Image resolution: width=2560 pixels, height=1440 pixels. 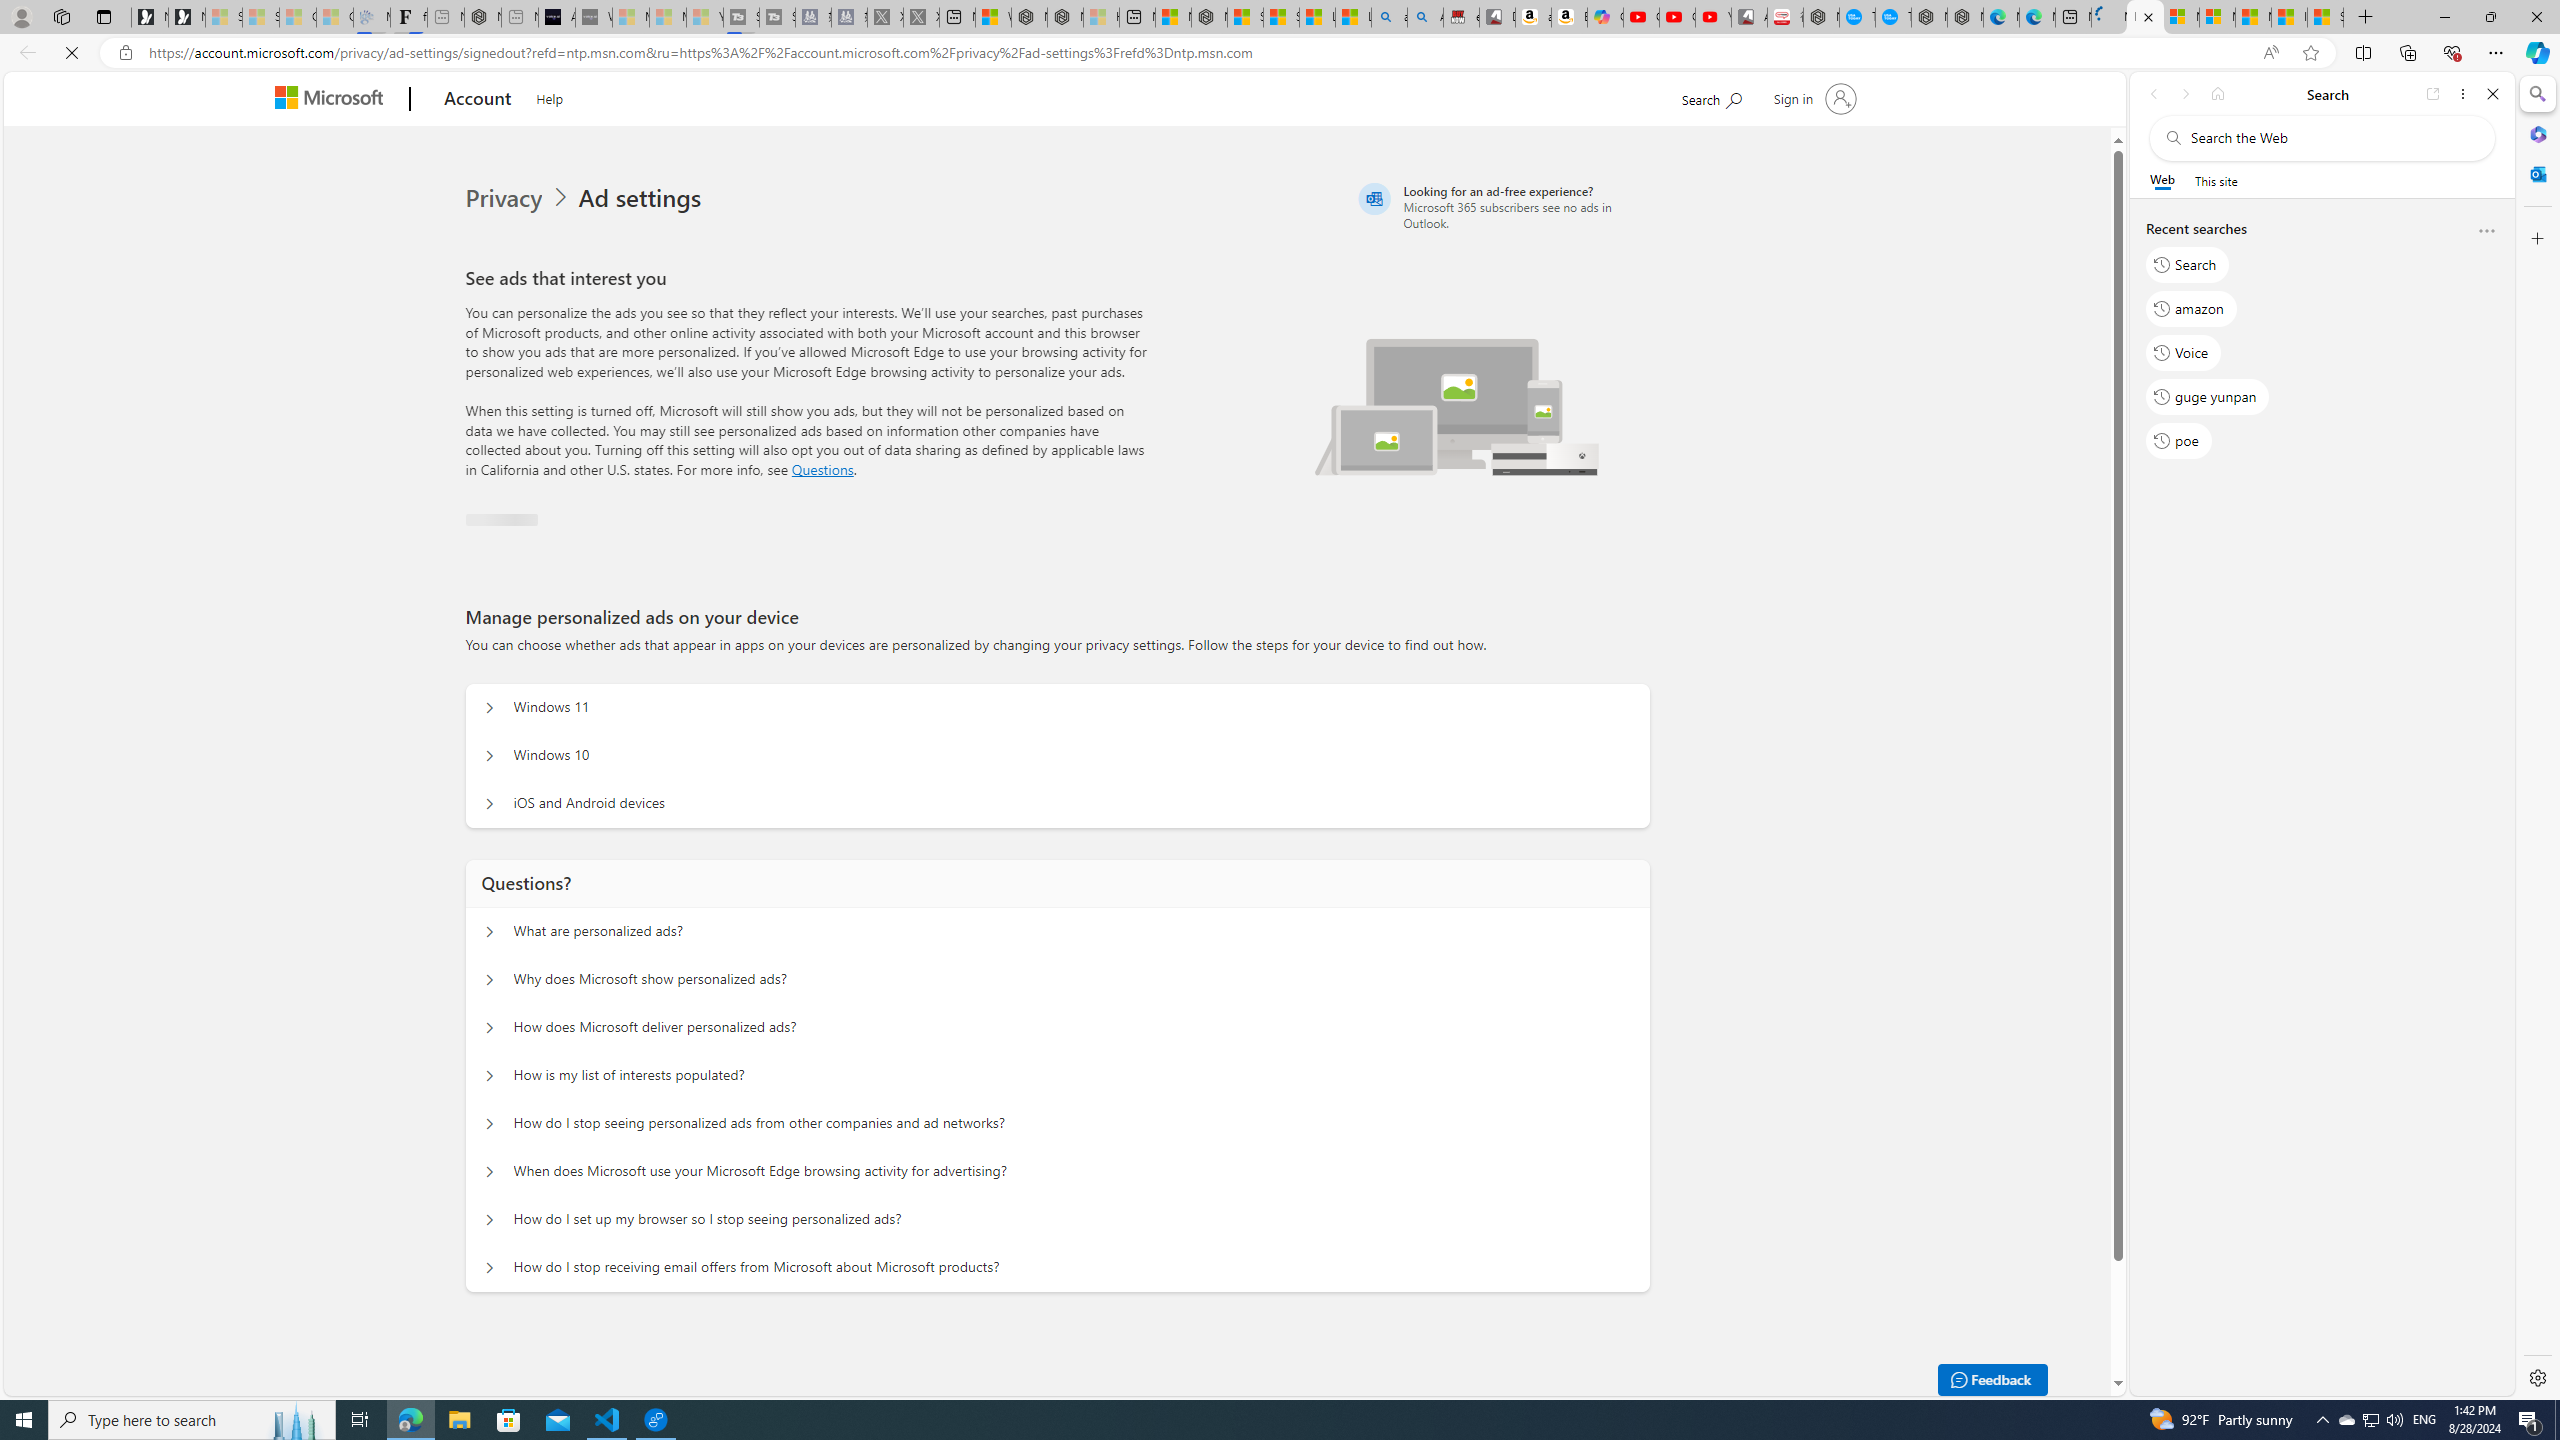 I want to click on 'I Gained 20 Pounds of Muscle in 30 Days! | Watch', so click(x=2288, y=16).